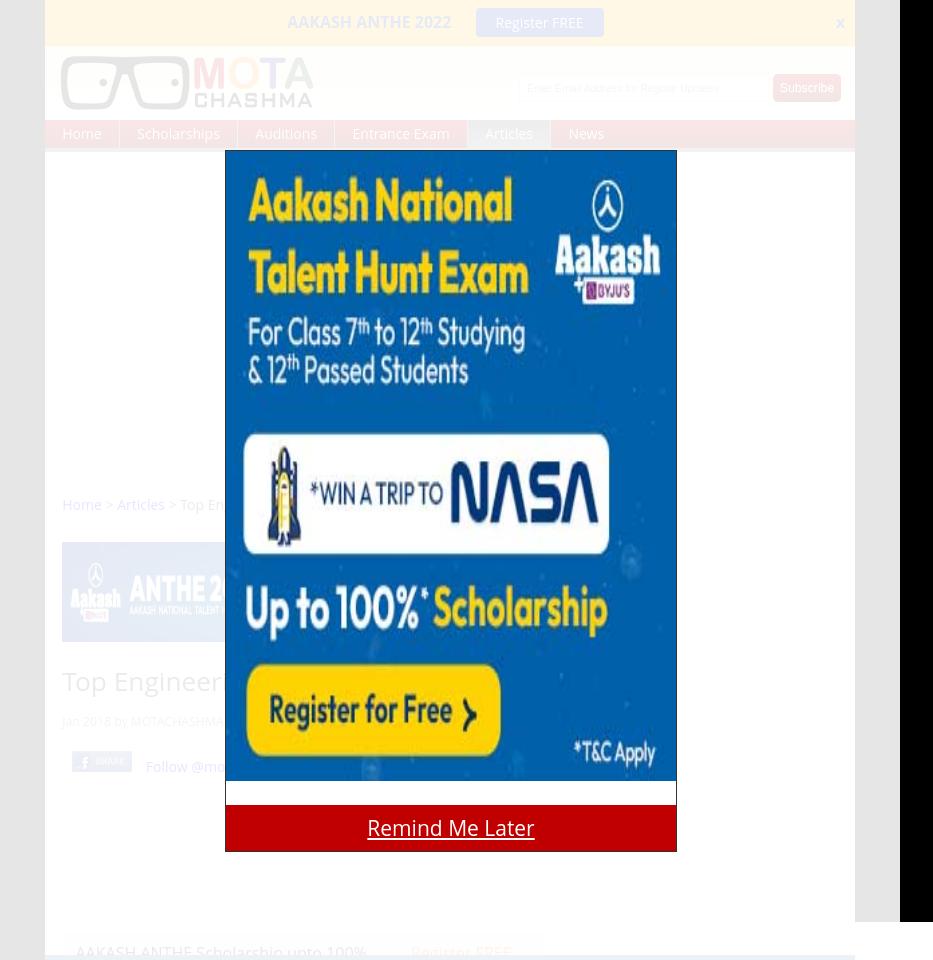 The width and height of the screenshot is (933, 960). What do you see at coordinates (400, 132) in the screenshot?
I see `'Entrance Exam'` at bounding box center [400, 132].